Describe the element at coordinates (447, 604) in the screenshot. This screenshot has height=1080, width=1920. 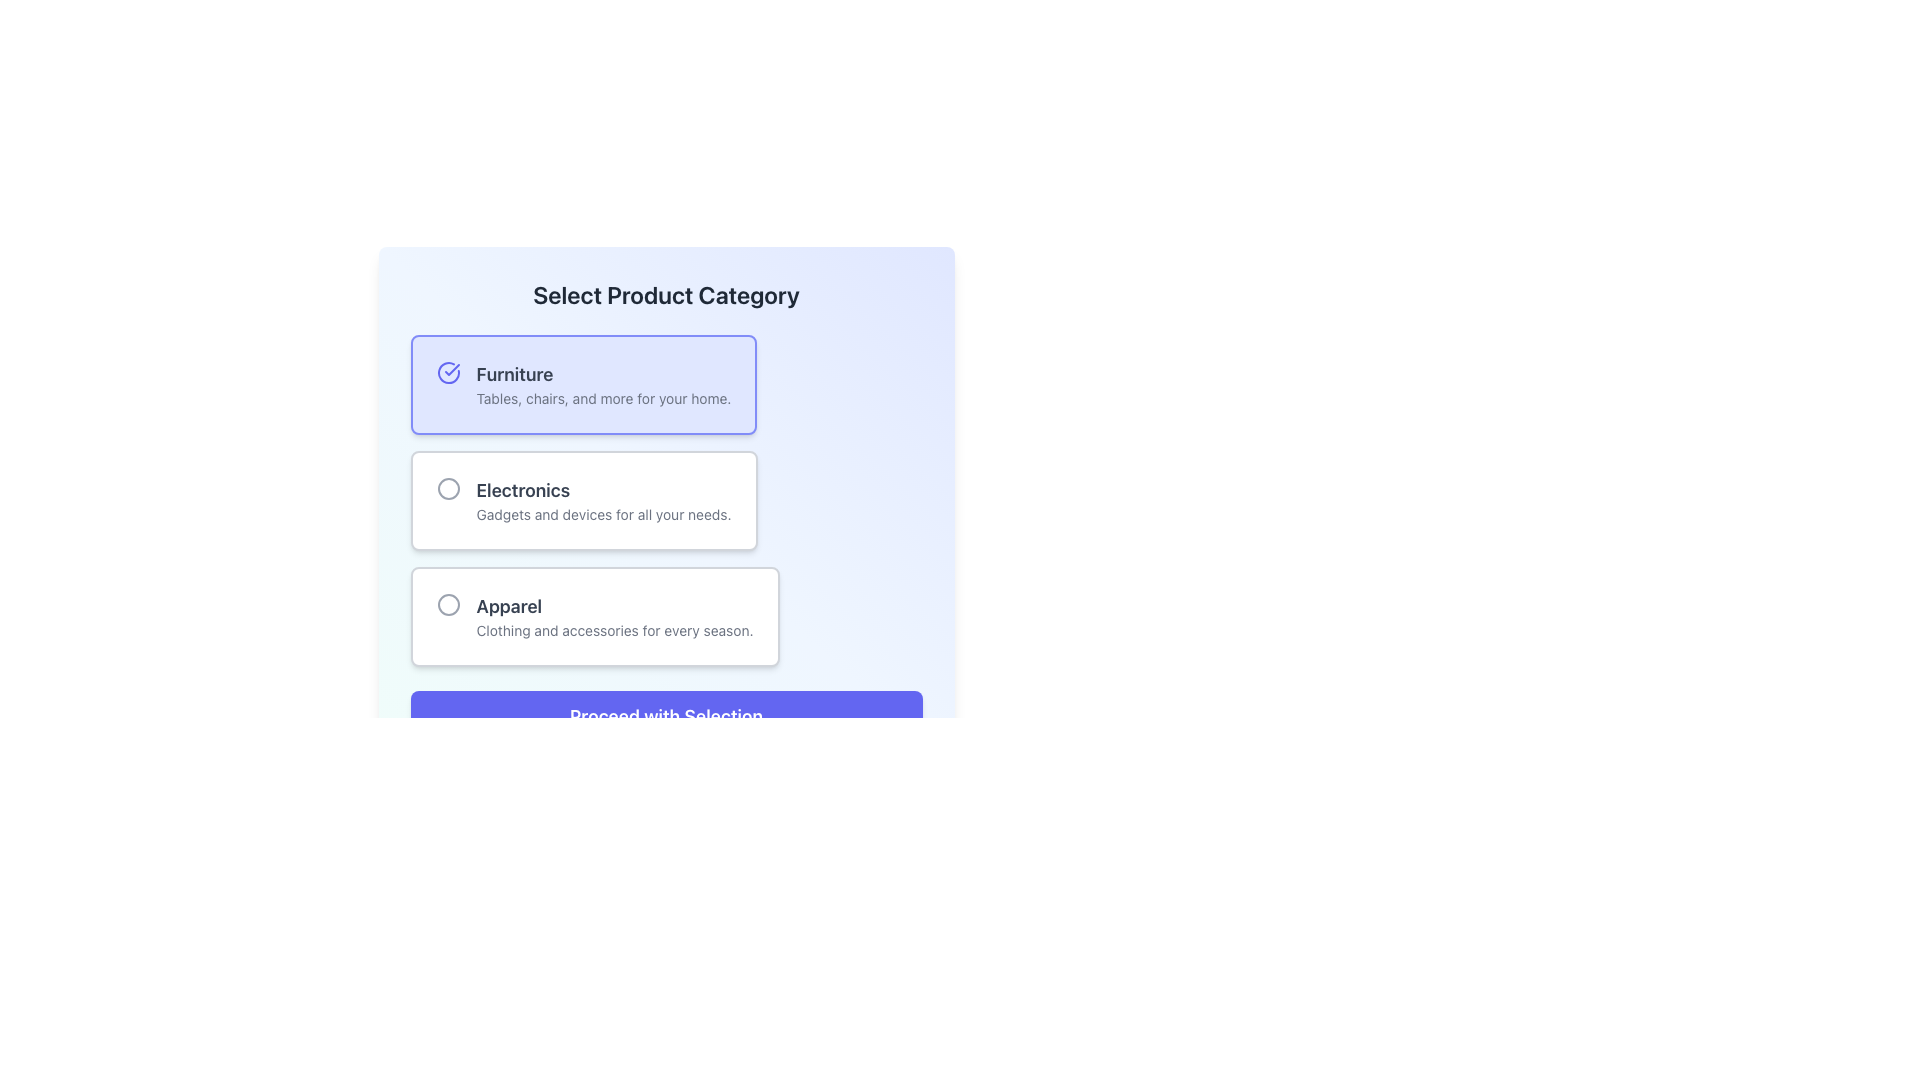
I see `the unselected checkbox indicator for the 'Apparel' category option in the selection menu` at that location.